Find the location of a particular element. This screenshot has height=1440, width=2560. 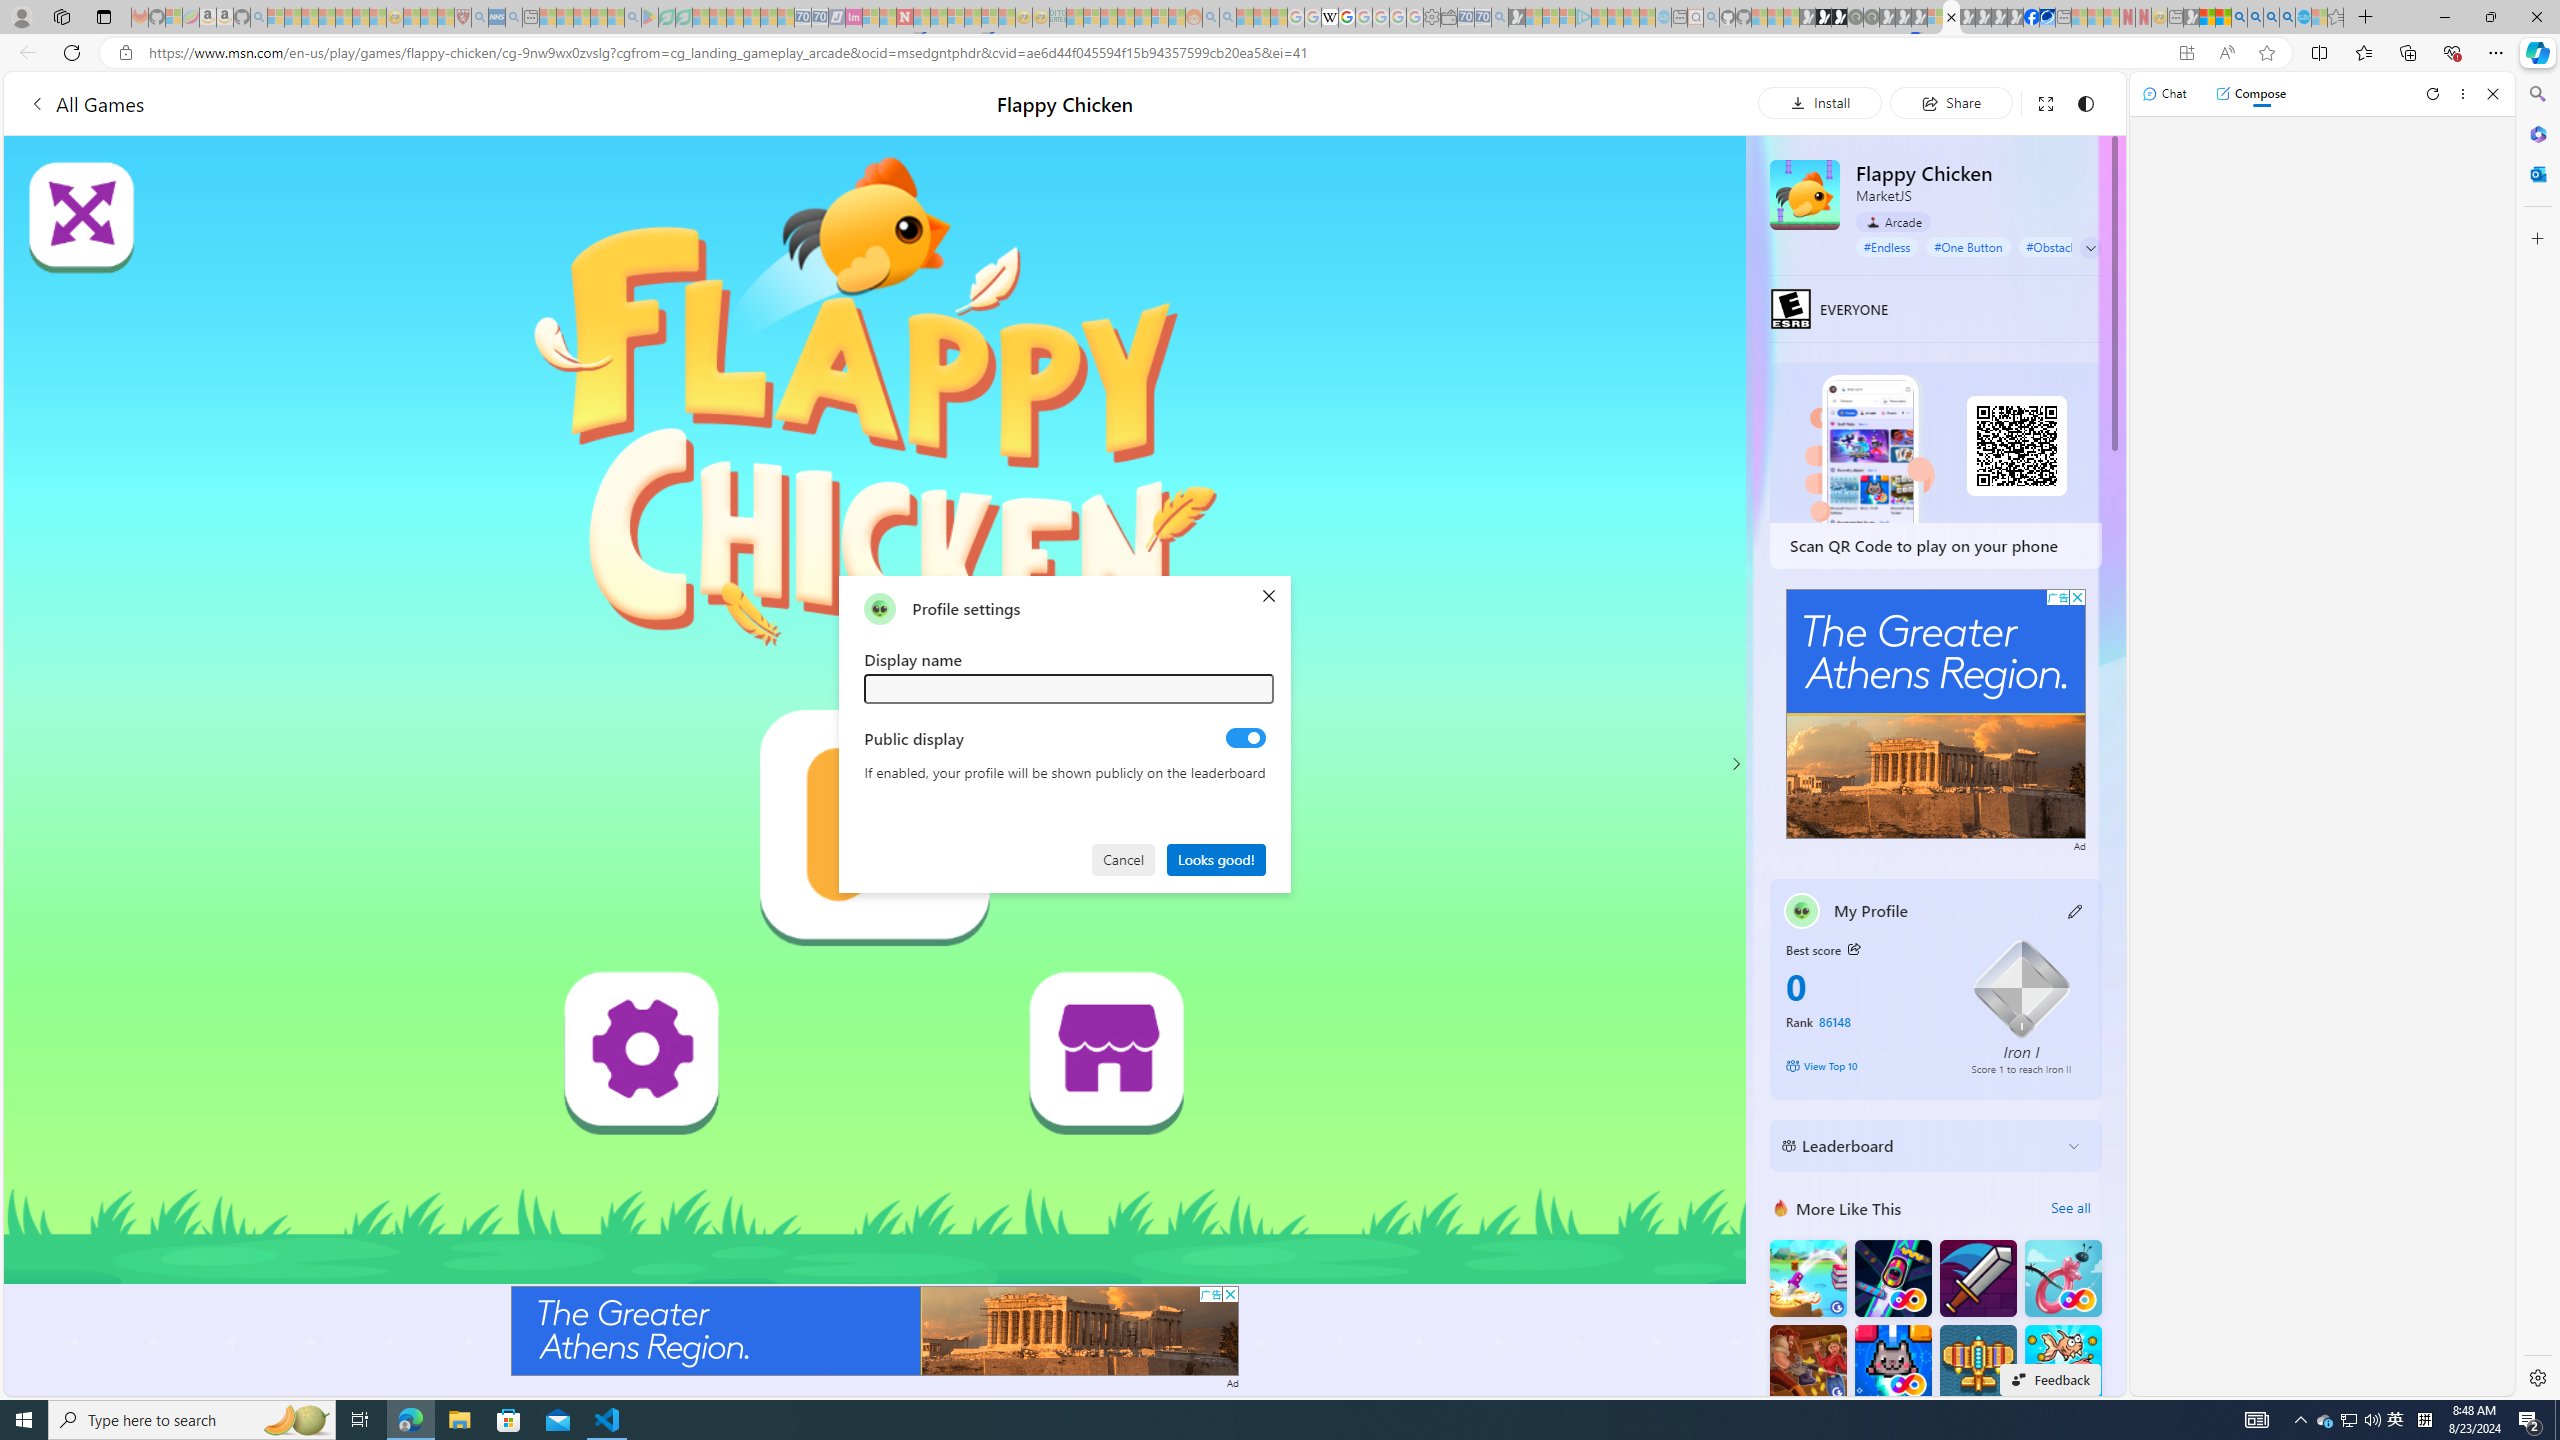

'View Top 10' is located at coordinates (1863, 1064).